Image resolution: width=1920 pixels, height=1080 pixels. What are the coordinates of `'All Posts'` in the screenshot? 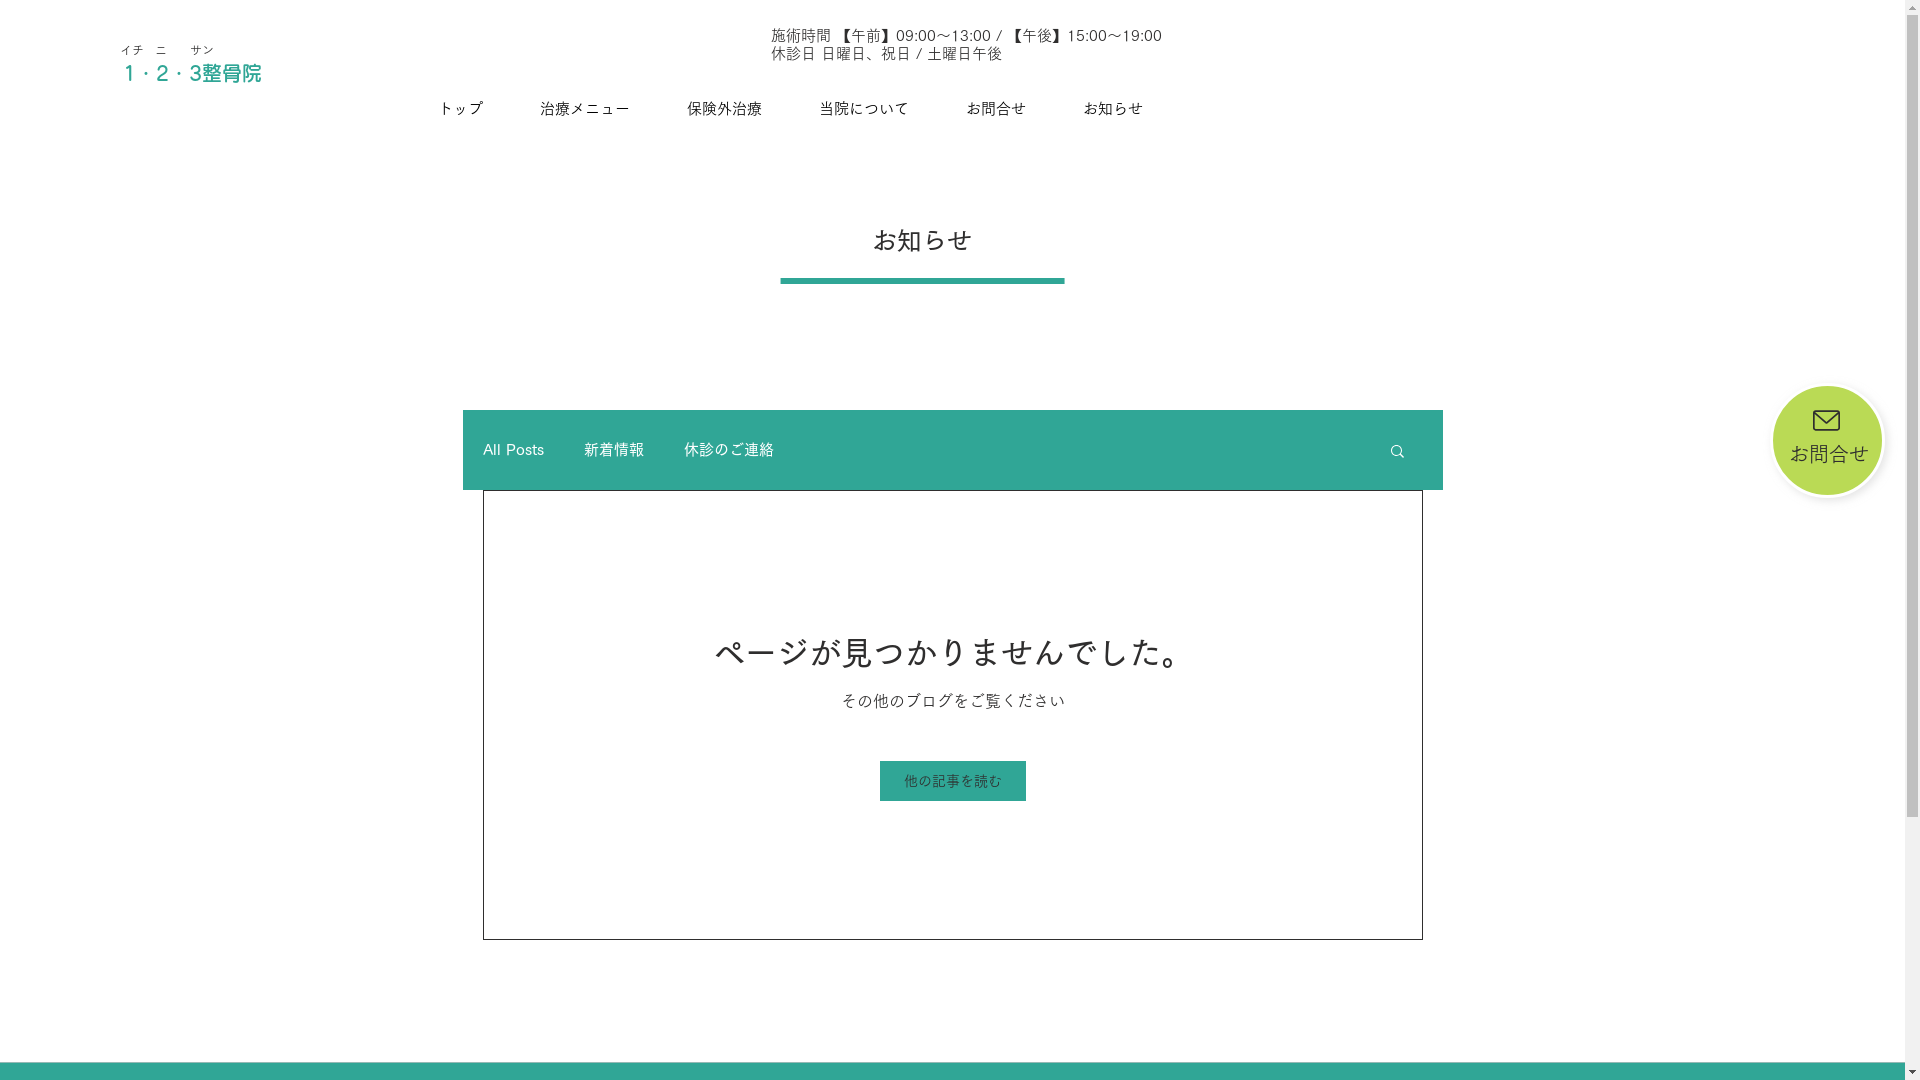 It's located at (512, 450).